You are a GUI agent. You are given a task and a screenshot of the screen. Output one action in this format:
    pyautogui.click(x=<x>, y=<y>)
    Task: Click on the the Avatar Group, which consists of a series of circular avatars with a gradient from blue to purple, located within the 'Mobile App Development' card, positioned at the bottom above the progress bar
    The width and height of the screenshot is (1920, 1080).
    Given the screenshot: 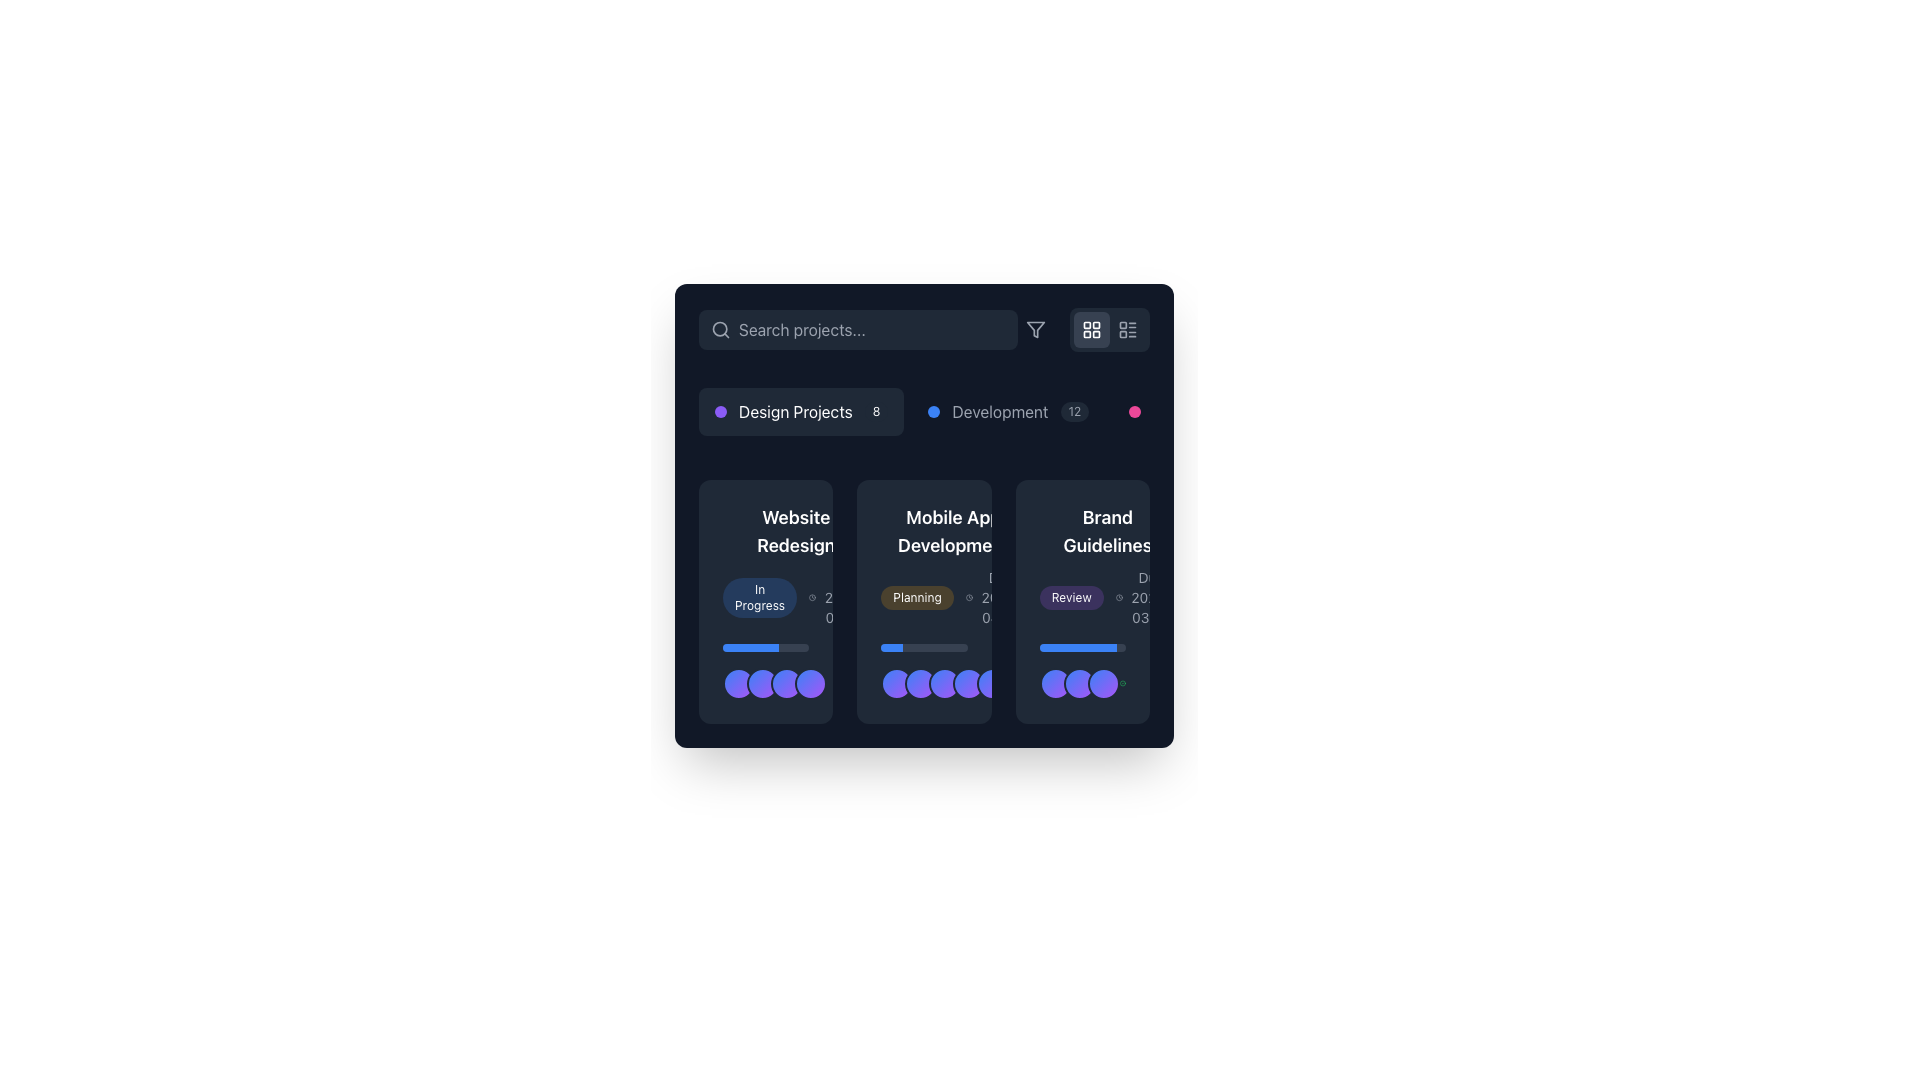 What is the action you would take?
    pyautogui.click(x=956, y=682)
    